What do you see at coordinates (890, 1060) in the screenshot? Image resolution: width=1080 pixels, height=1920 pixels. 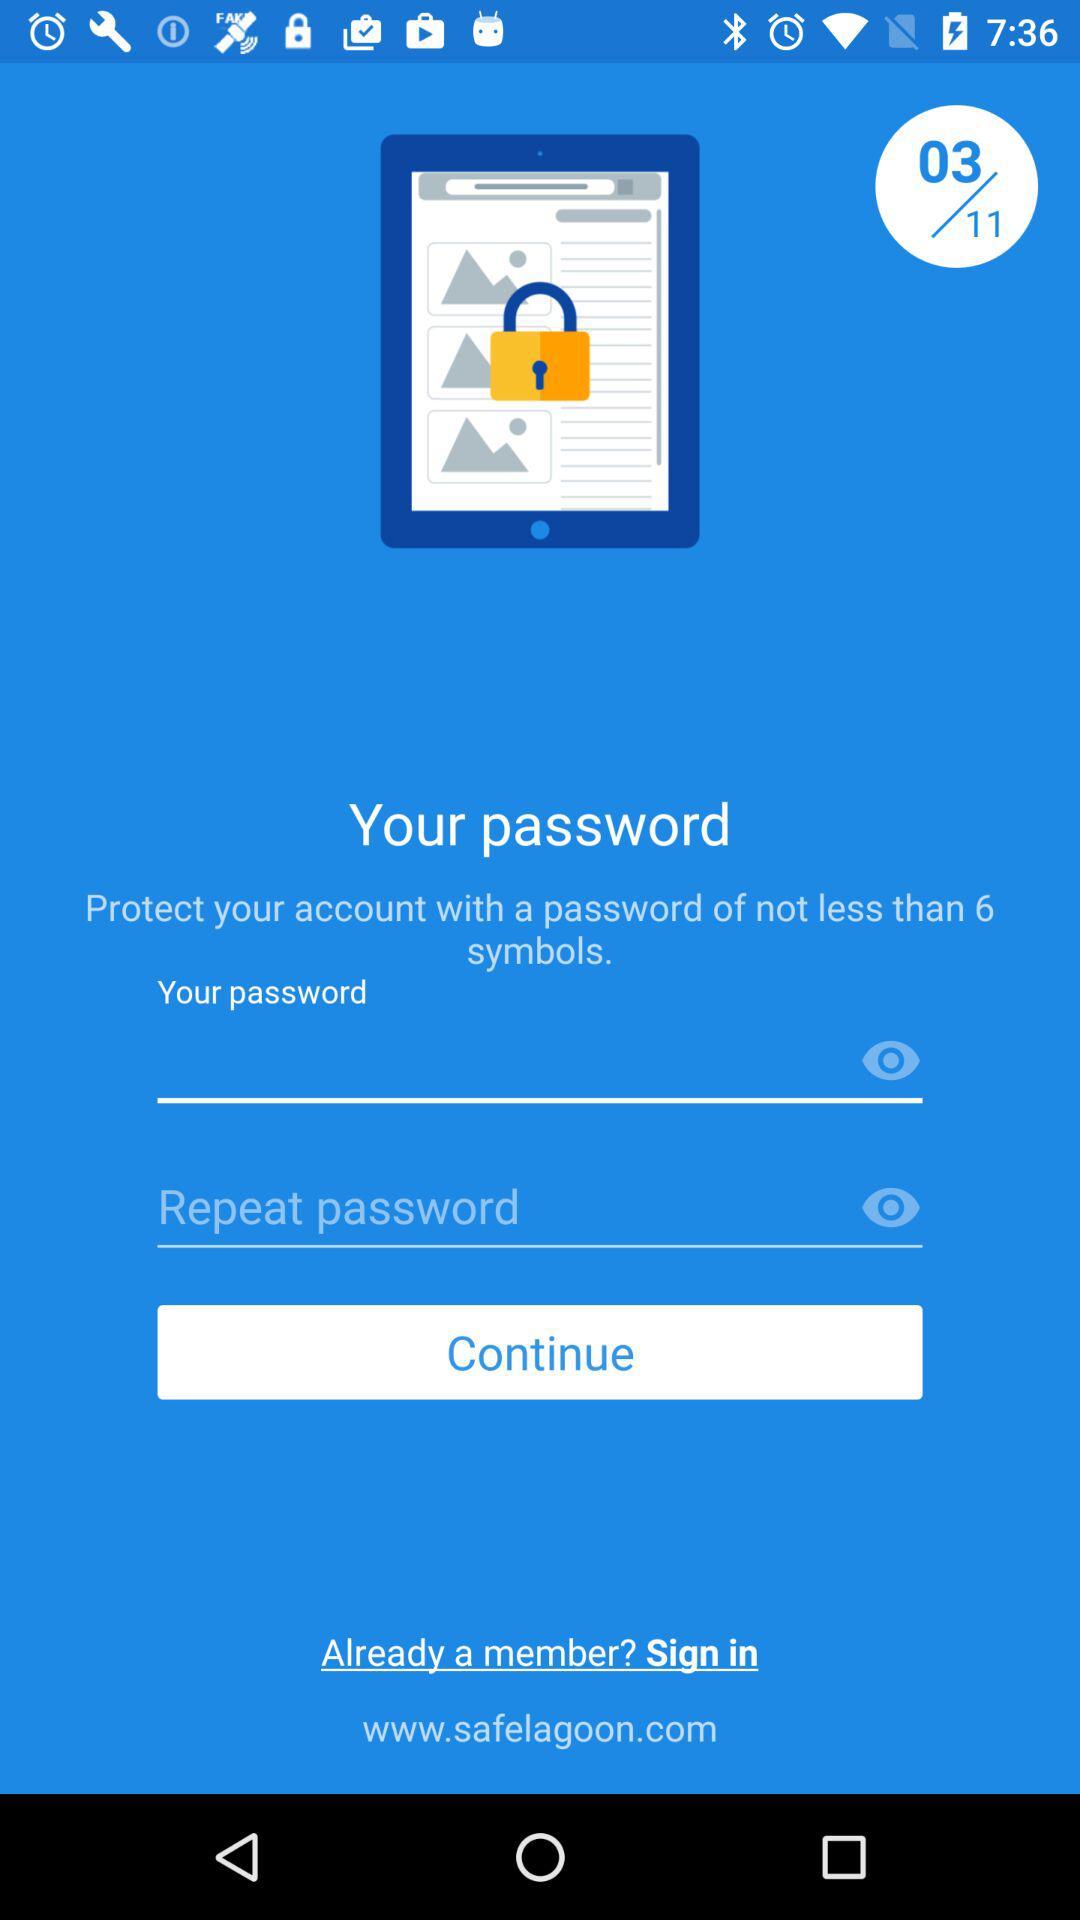 I see `see password` at bounding box center [890, 1060].